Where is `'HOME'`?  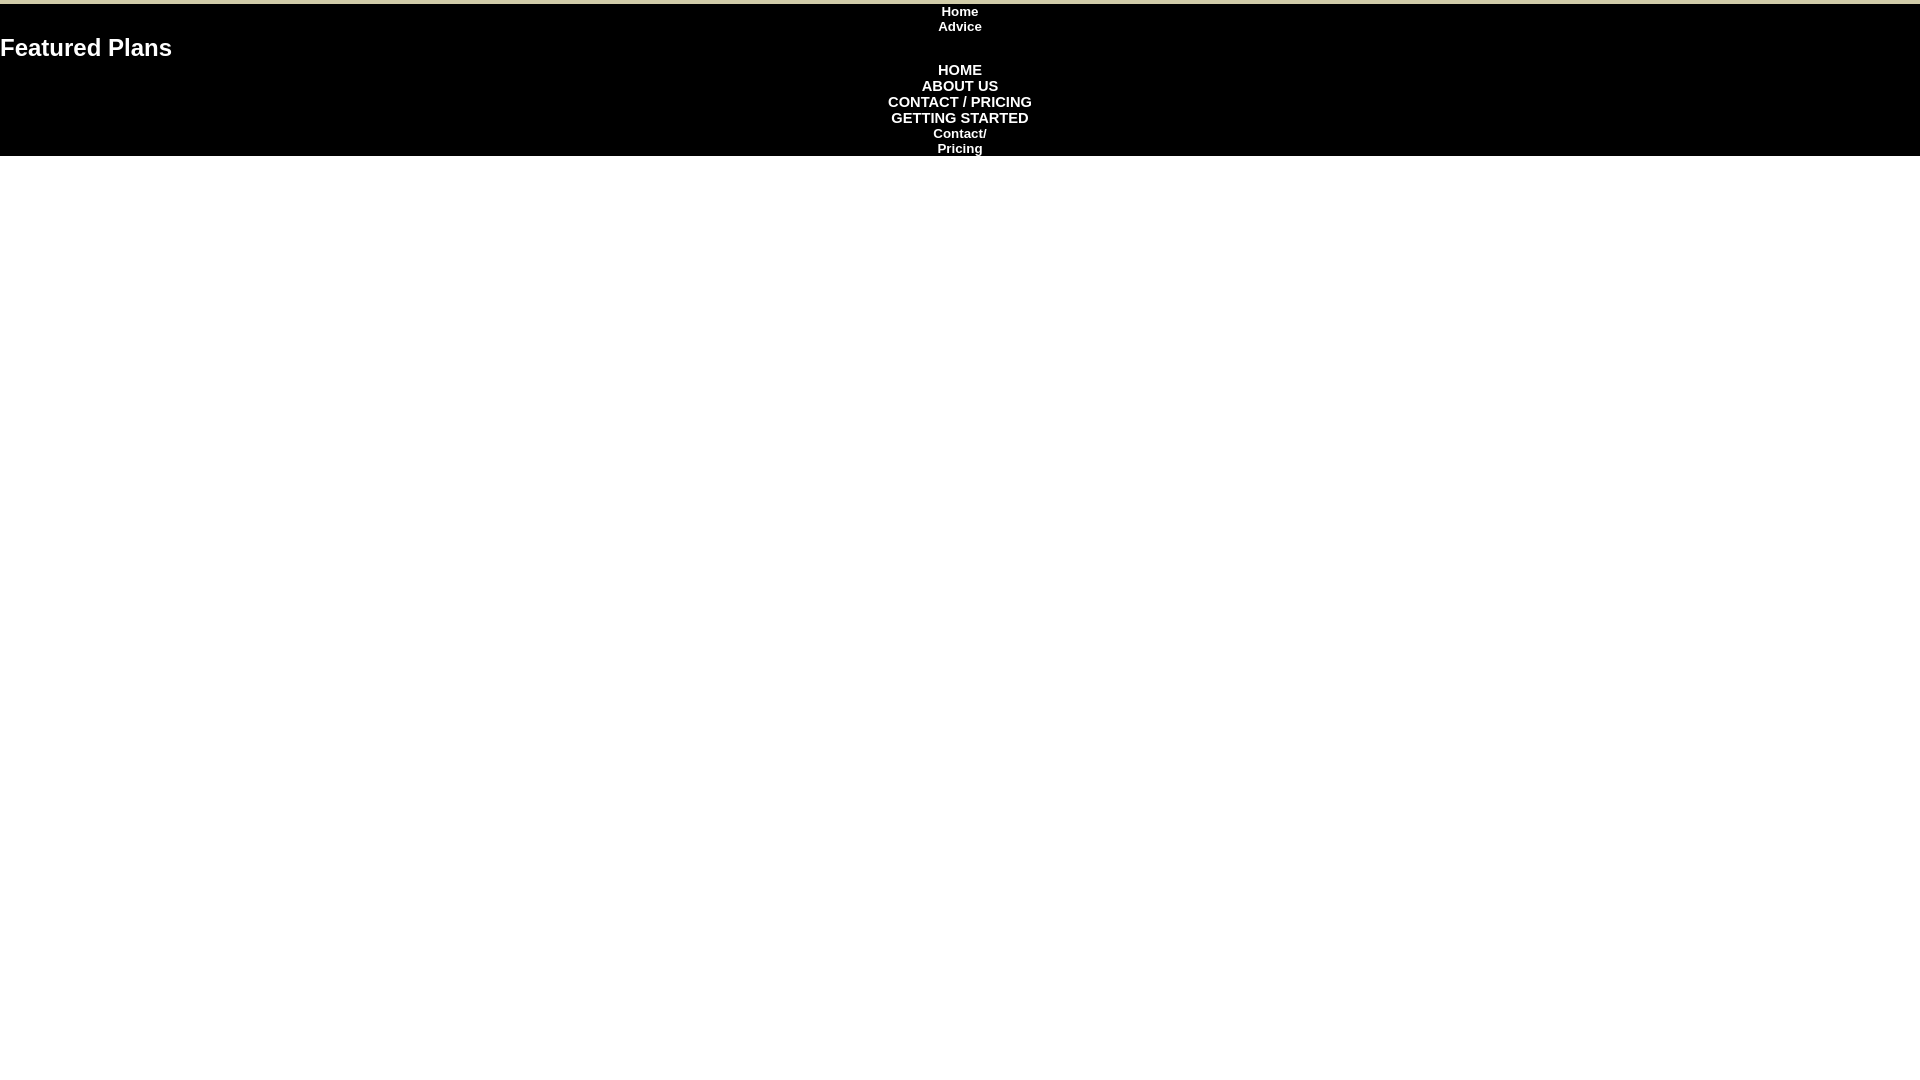
'HOME' is located at coordinates (936, 68).